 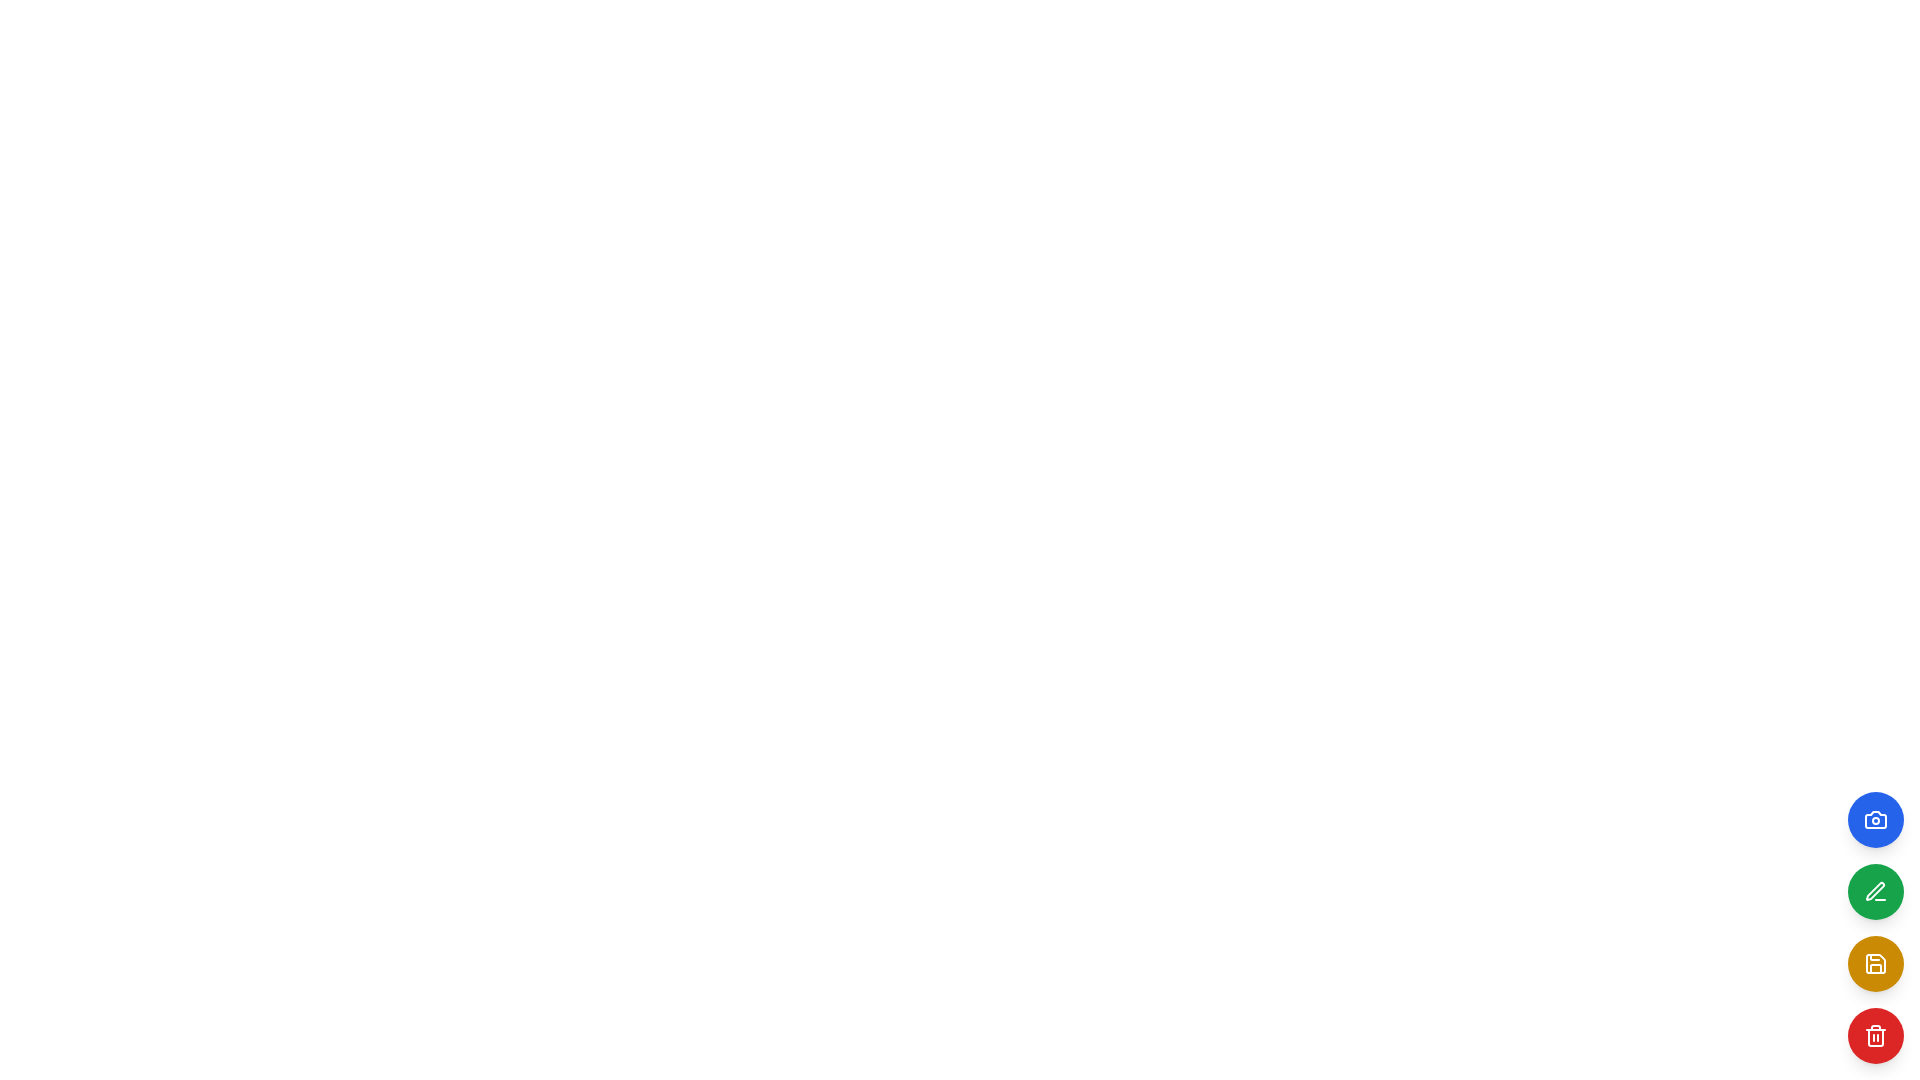 What do you see at coordinates (1875, 890) in the screenshot?
I see `the edit button located on the right edge of the interface, which is the second button from the top` at bounding box center [1875, 890].